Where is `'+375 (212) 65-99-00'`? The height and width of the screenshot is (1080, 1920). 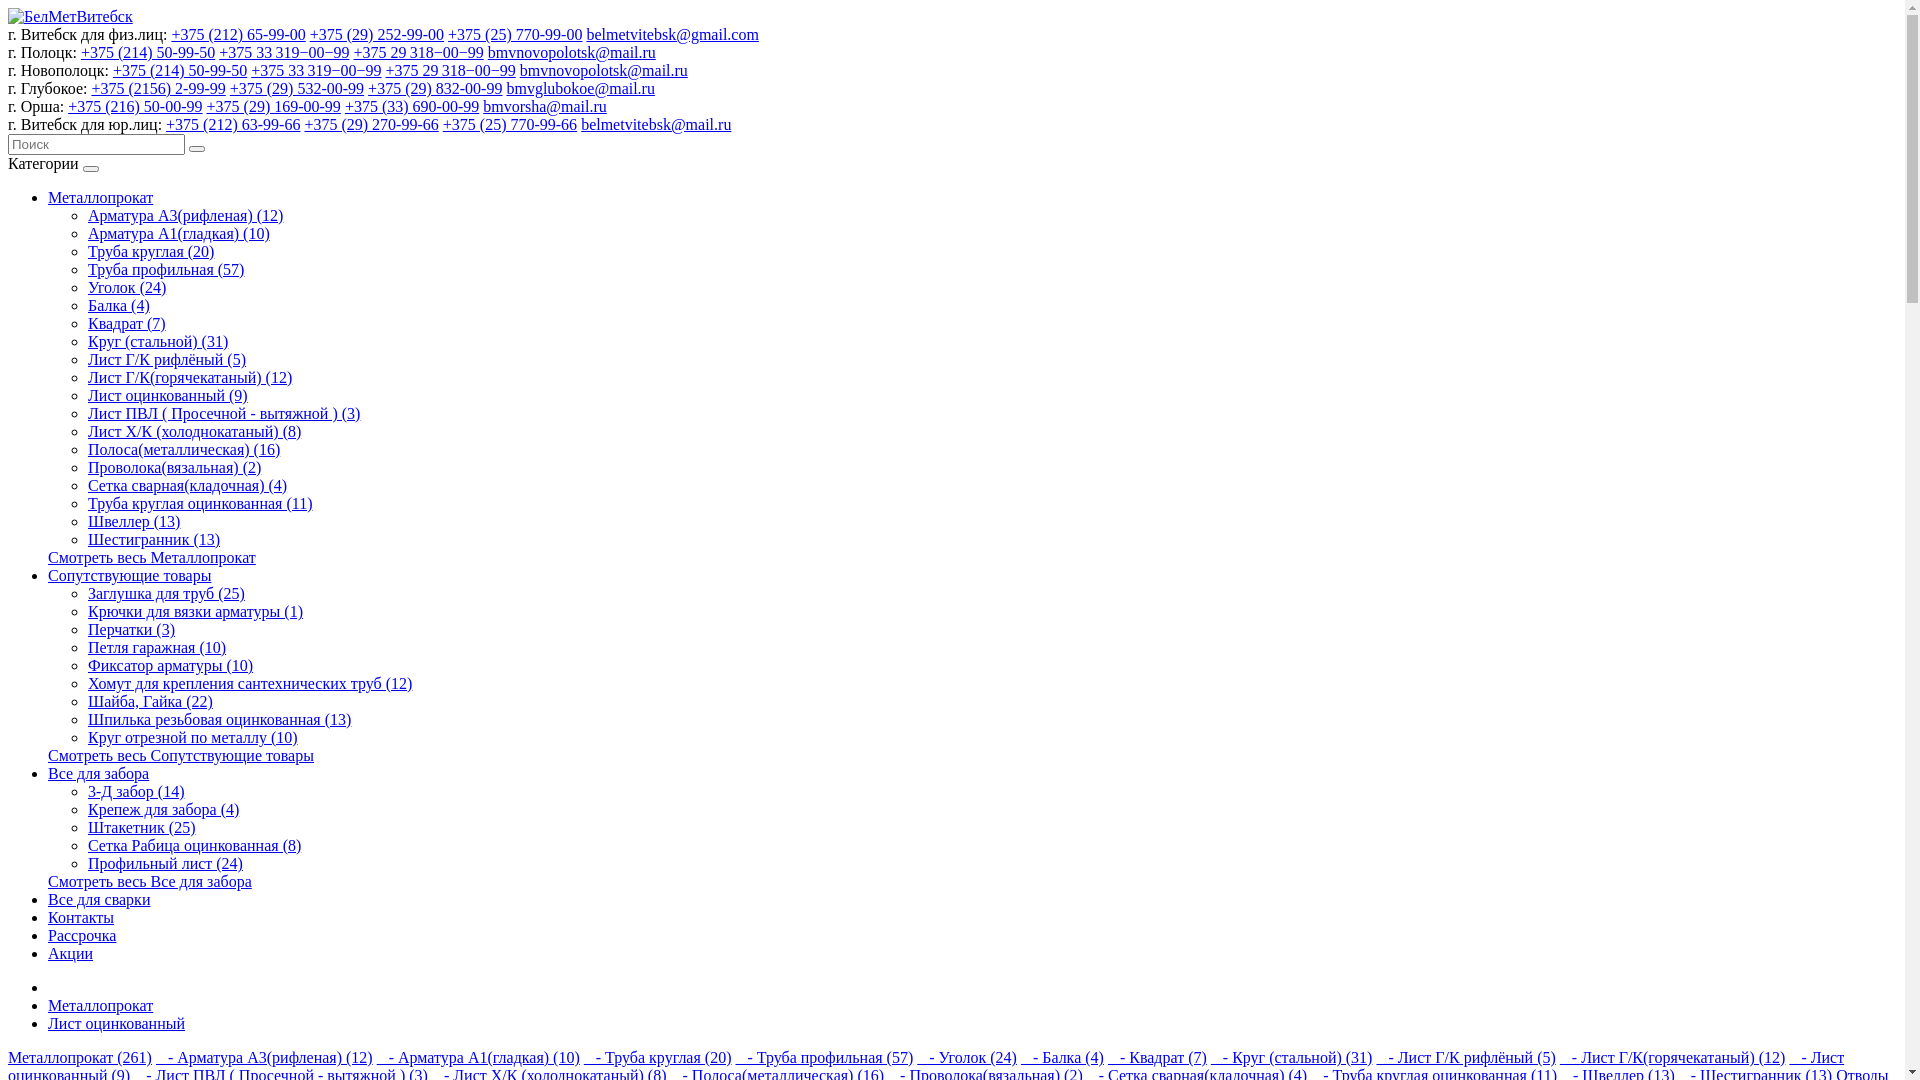
'+375 (212) 65-99-00' is located at coordinates (238, 34).